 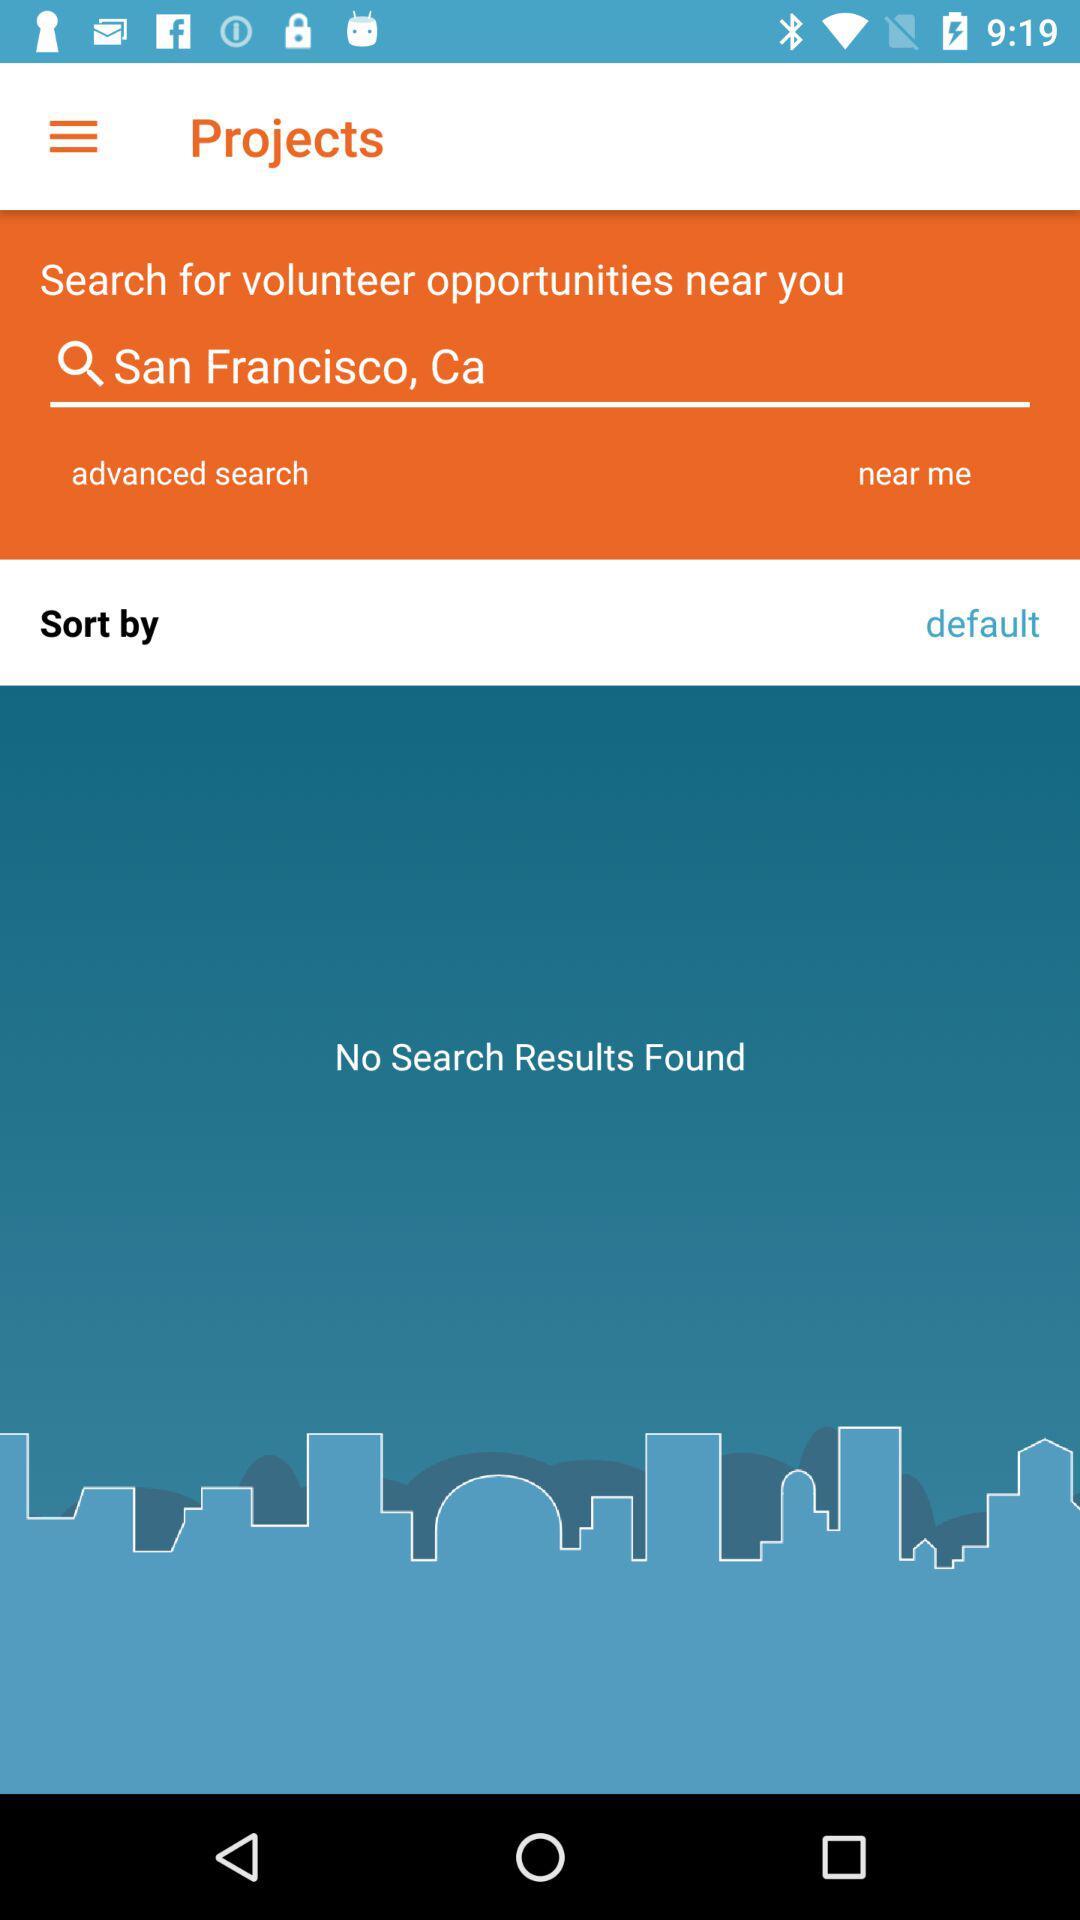 What do you see at coordinates (540, 365) in the screenshot?
I see `the icon below search for volunteer icon` at bounding box center [540, 365].